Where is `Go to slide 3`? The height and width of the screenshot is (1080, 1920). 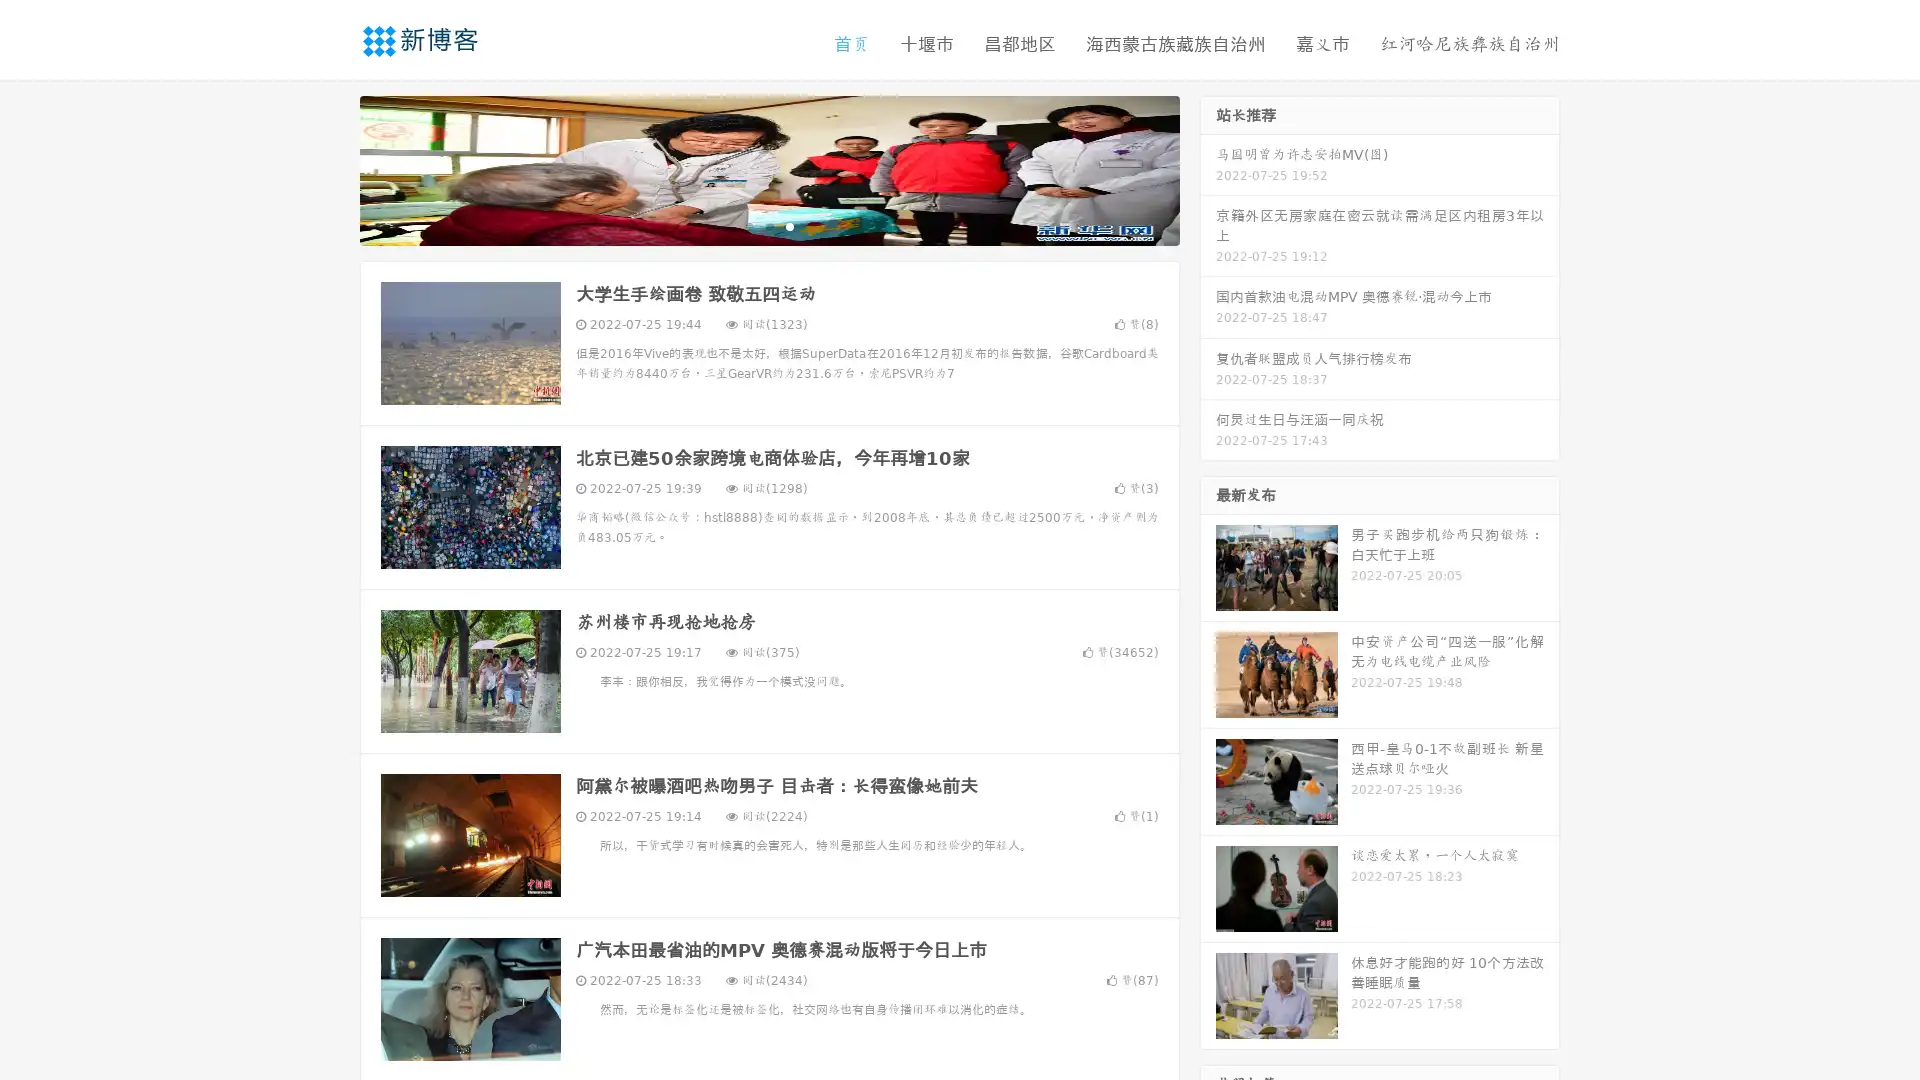 Go to slide 3 is located at coordinates (789, 225).